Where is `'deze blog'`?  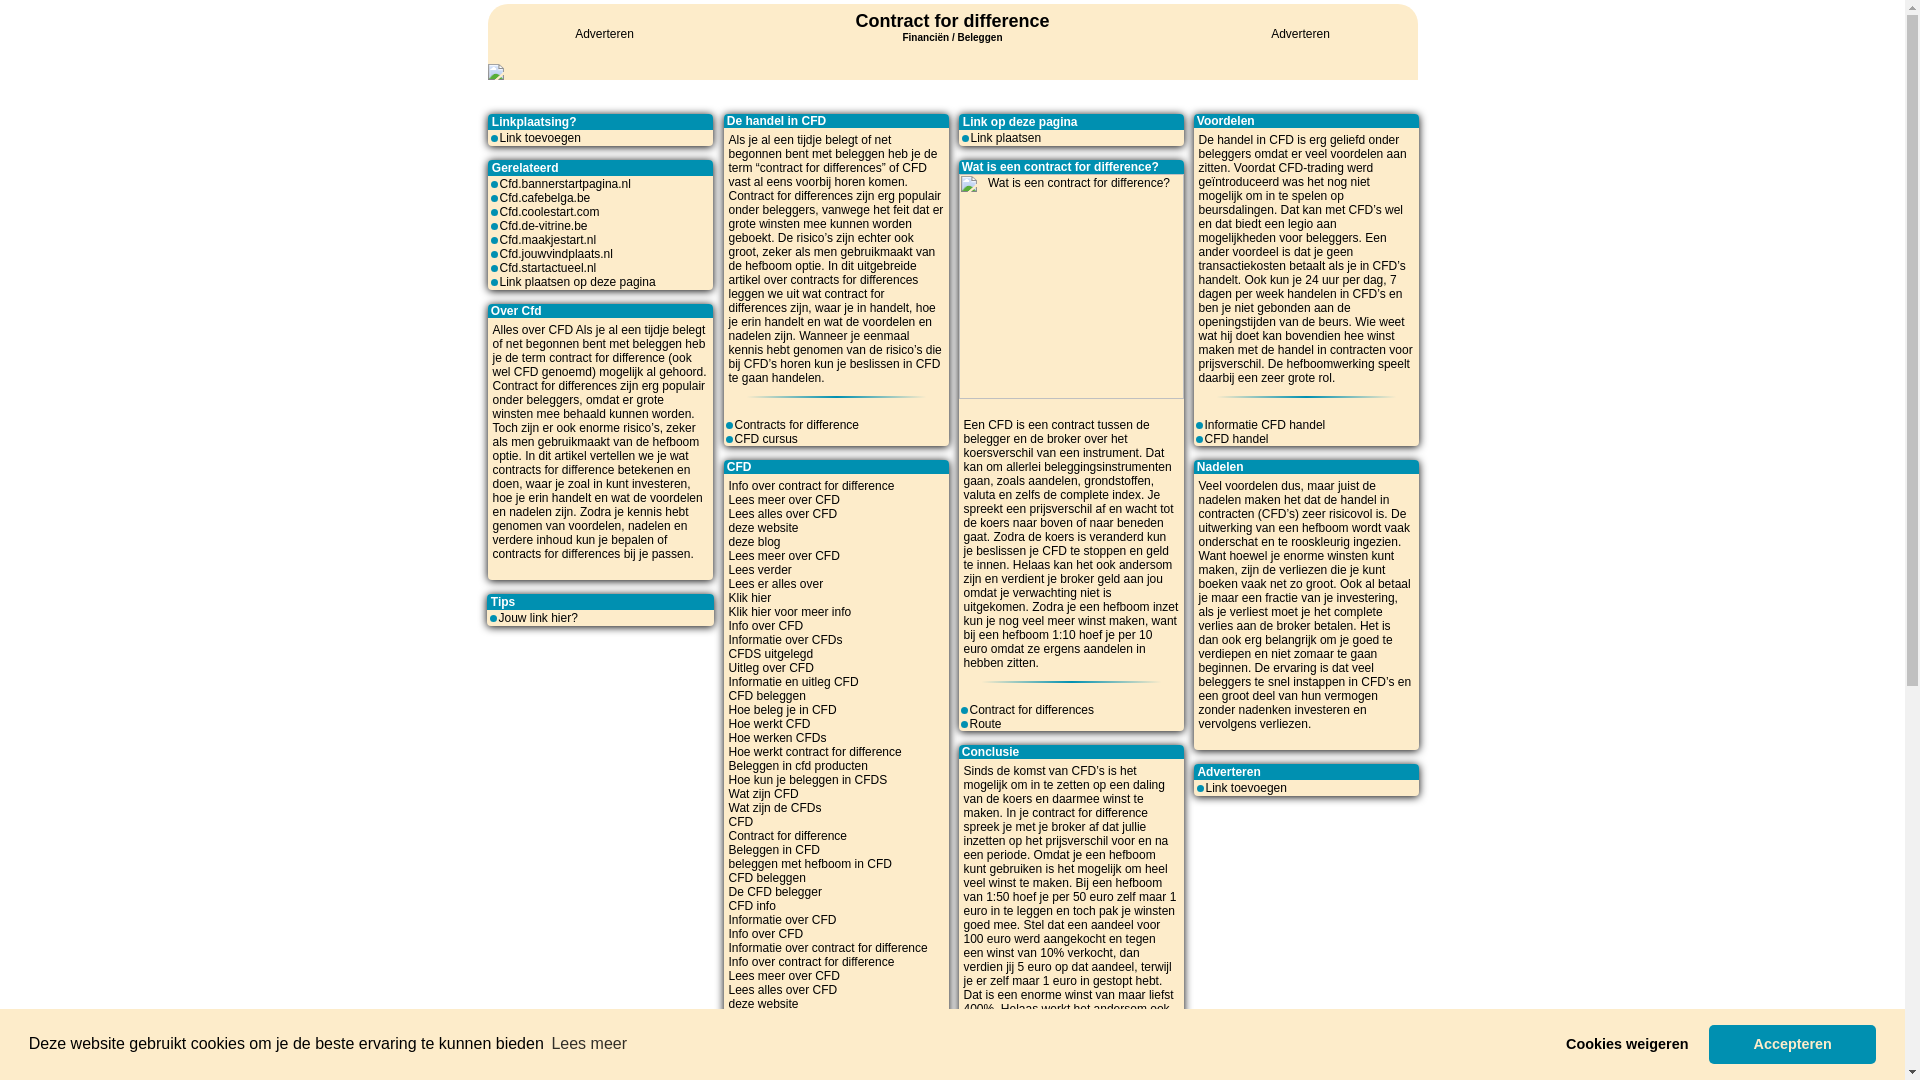
'deze blog' is located at coordinates (752, 542).